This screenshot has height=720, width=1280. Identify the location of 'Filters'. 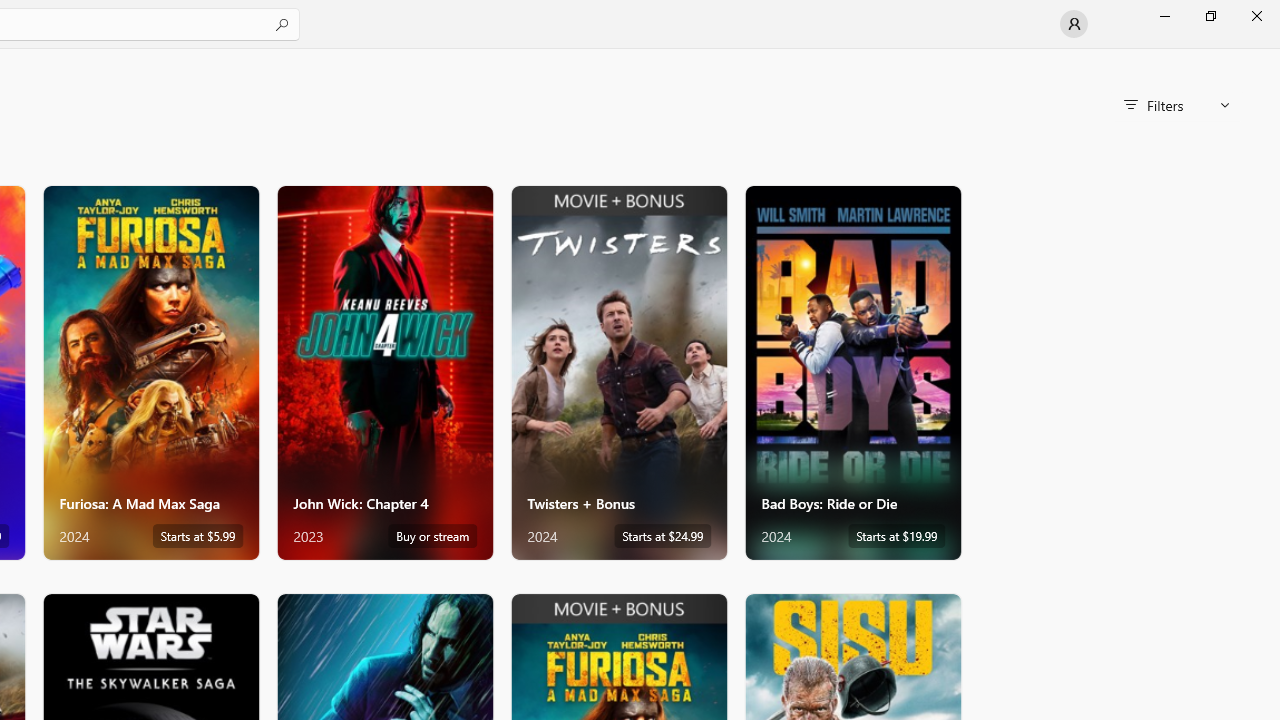
(1176, 105).